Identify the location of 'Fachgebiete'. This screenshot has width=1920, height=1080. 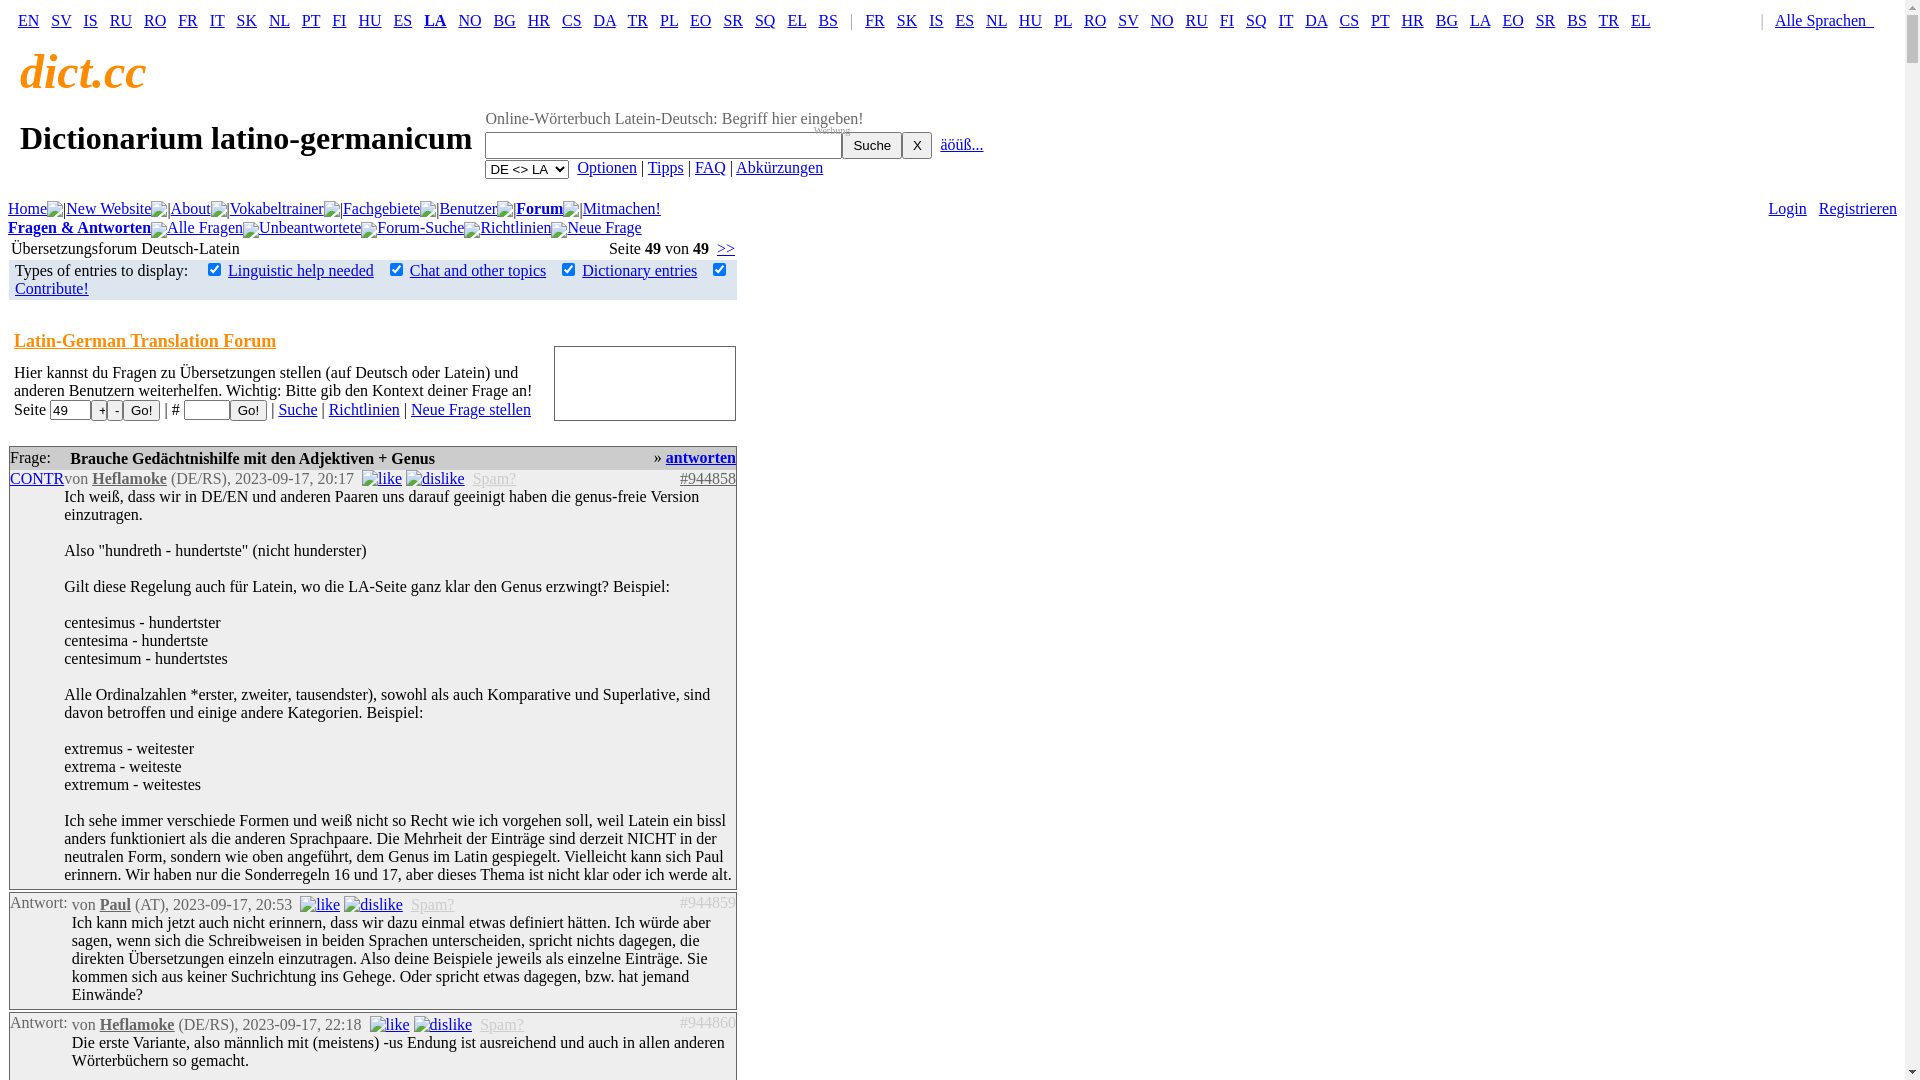
(381, 208).